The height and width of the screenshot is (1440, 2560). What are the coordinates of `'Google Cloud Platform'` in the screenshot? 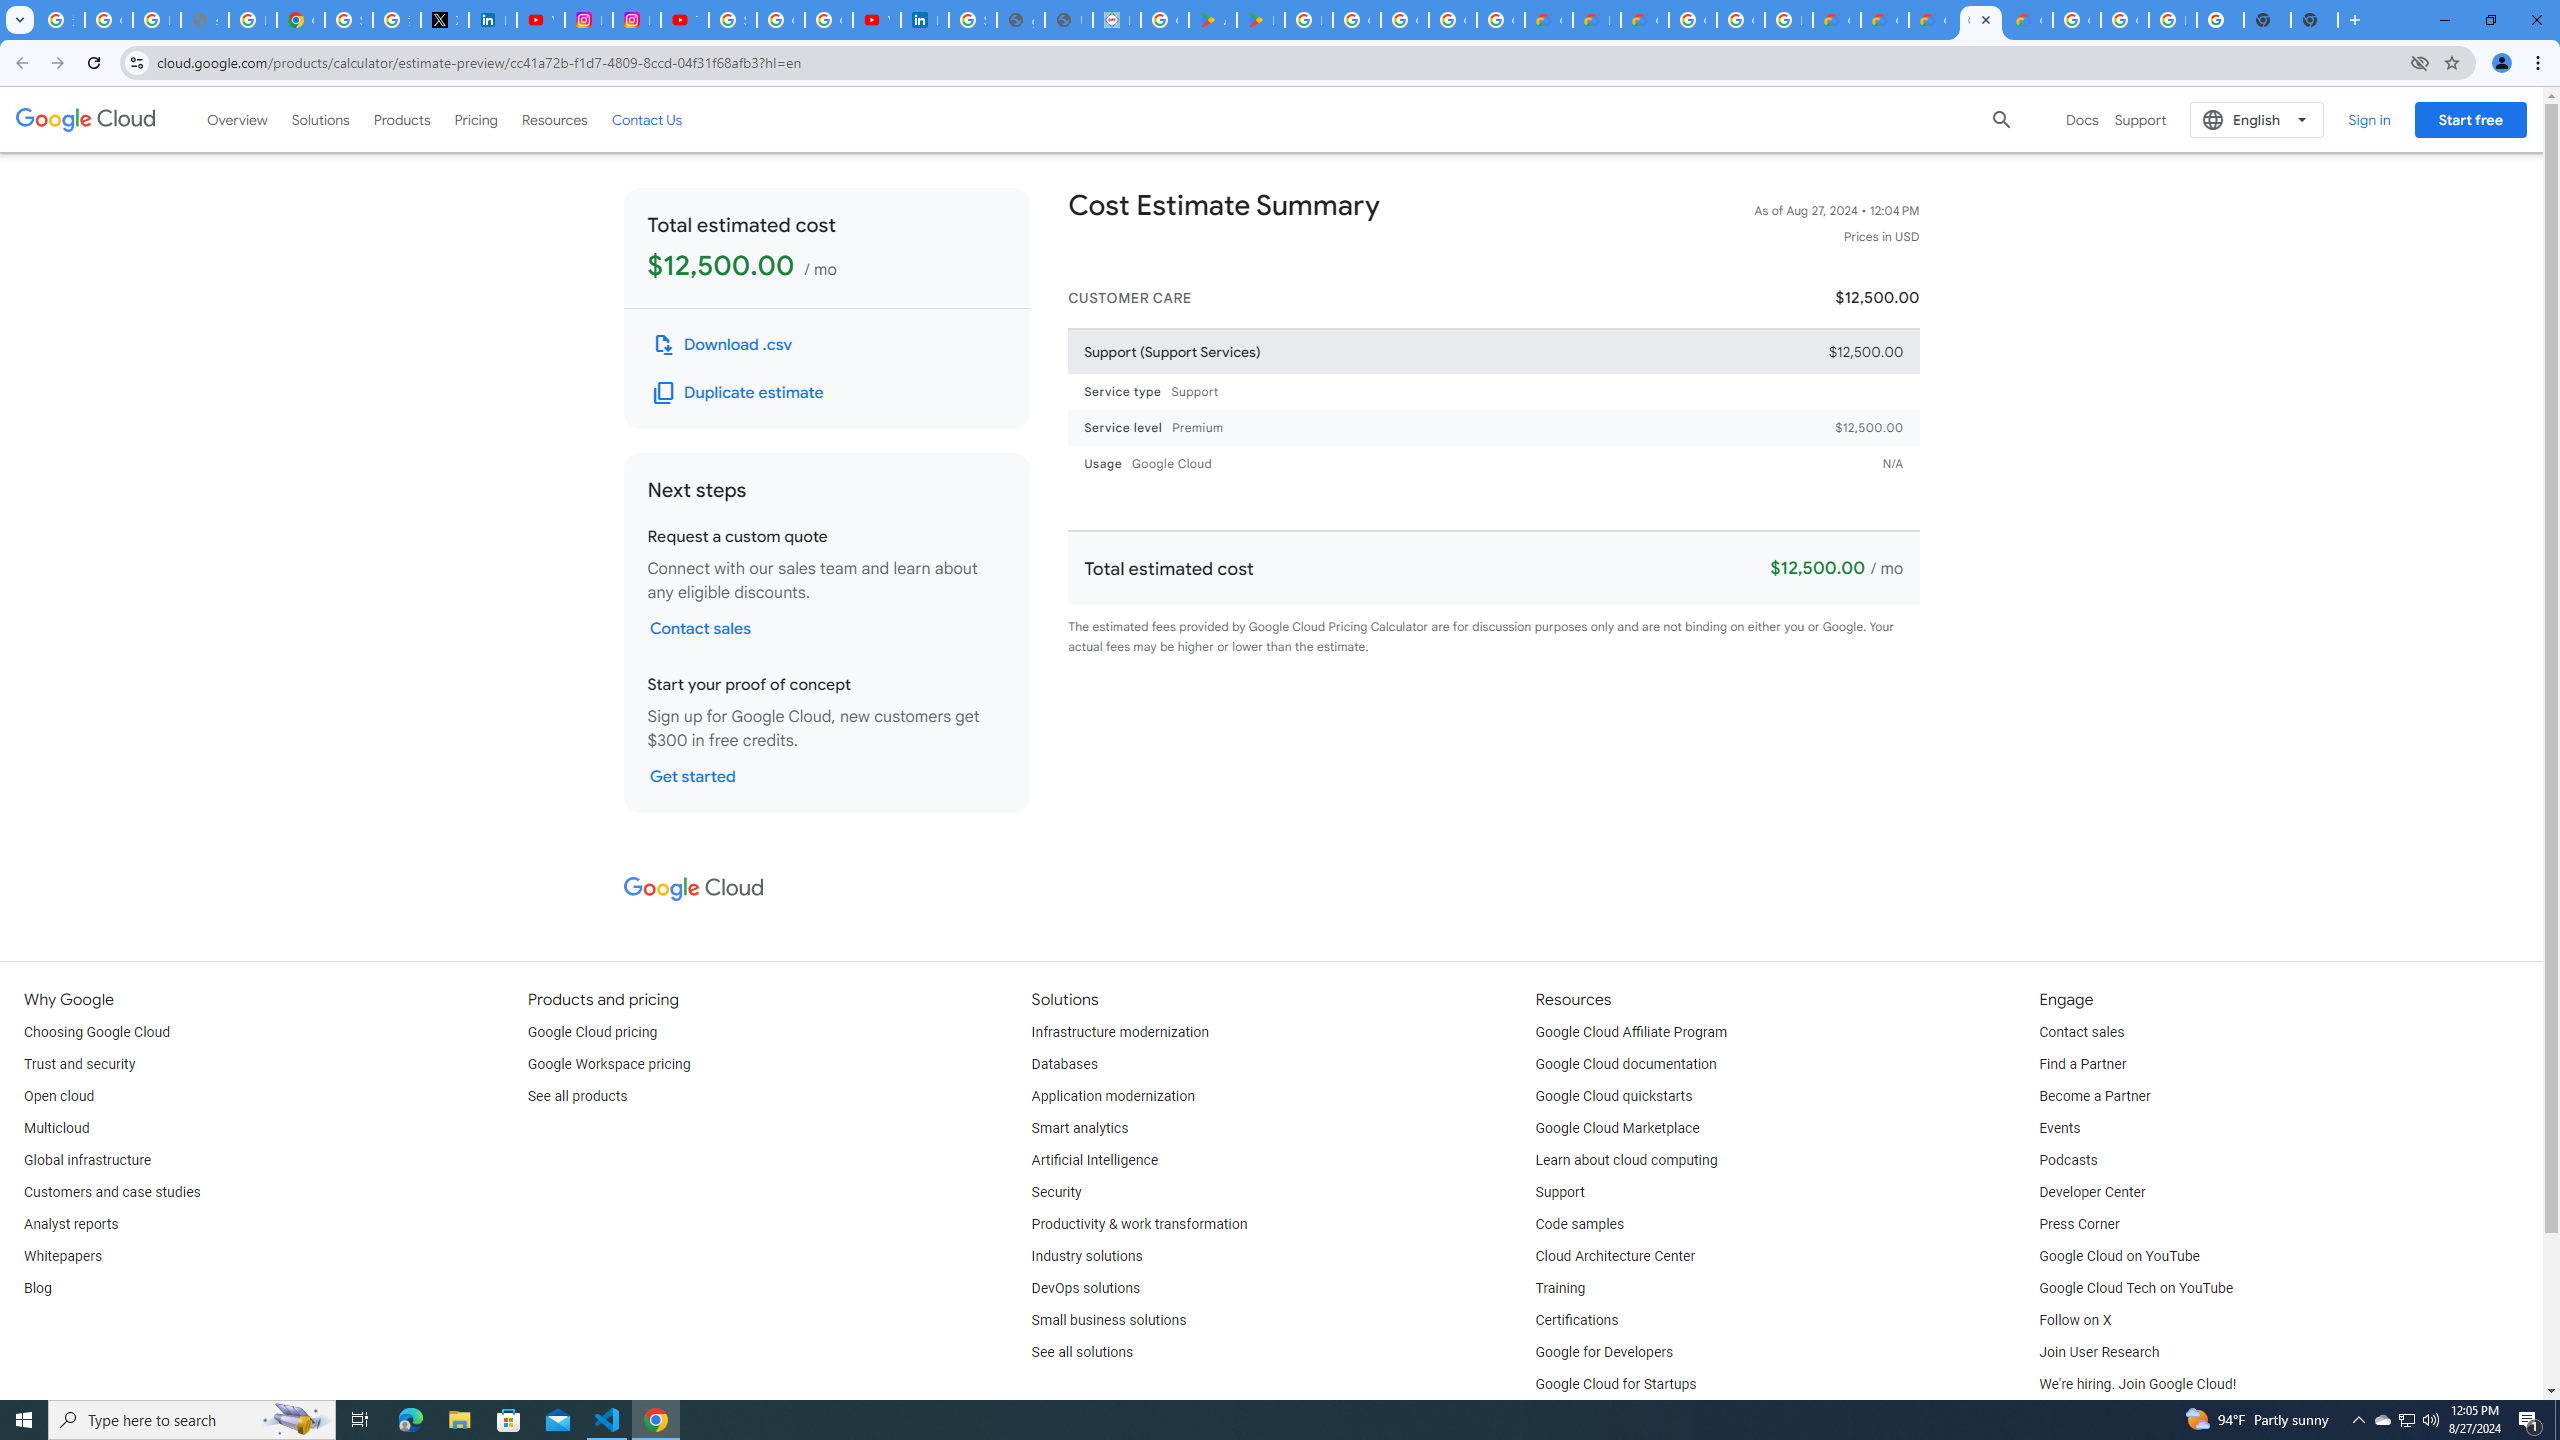 It's located at (1691, 19).